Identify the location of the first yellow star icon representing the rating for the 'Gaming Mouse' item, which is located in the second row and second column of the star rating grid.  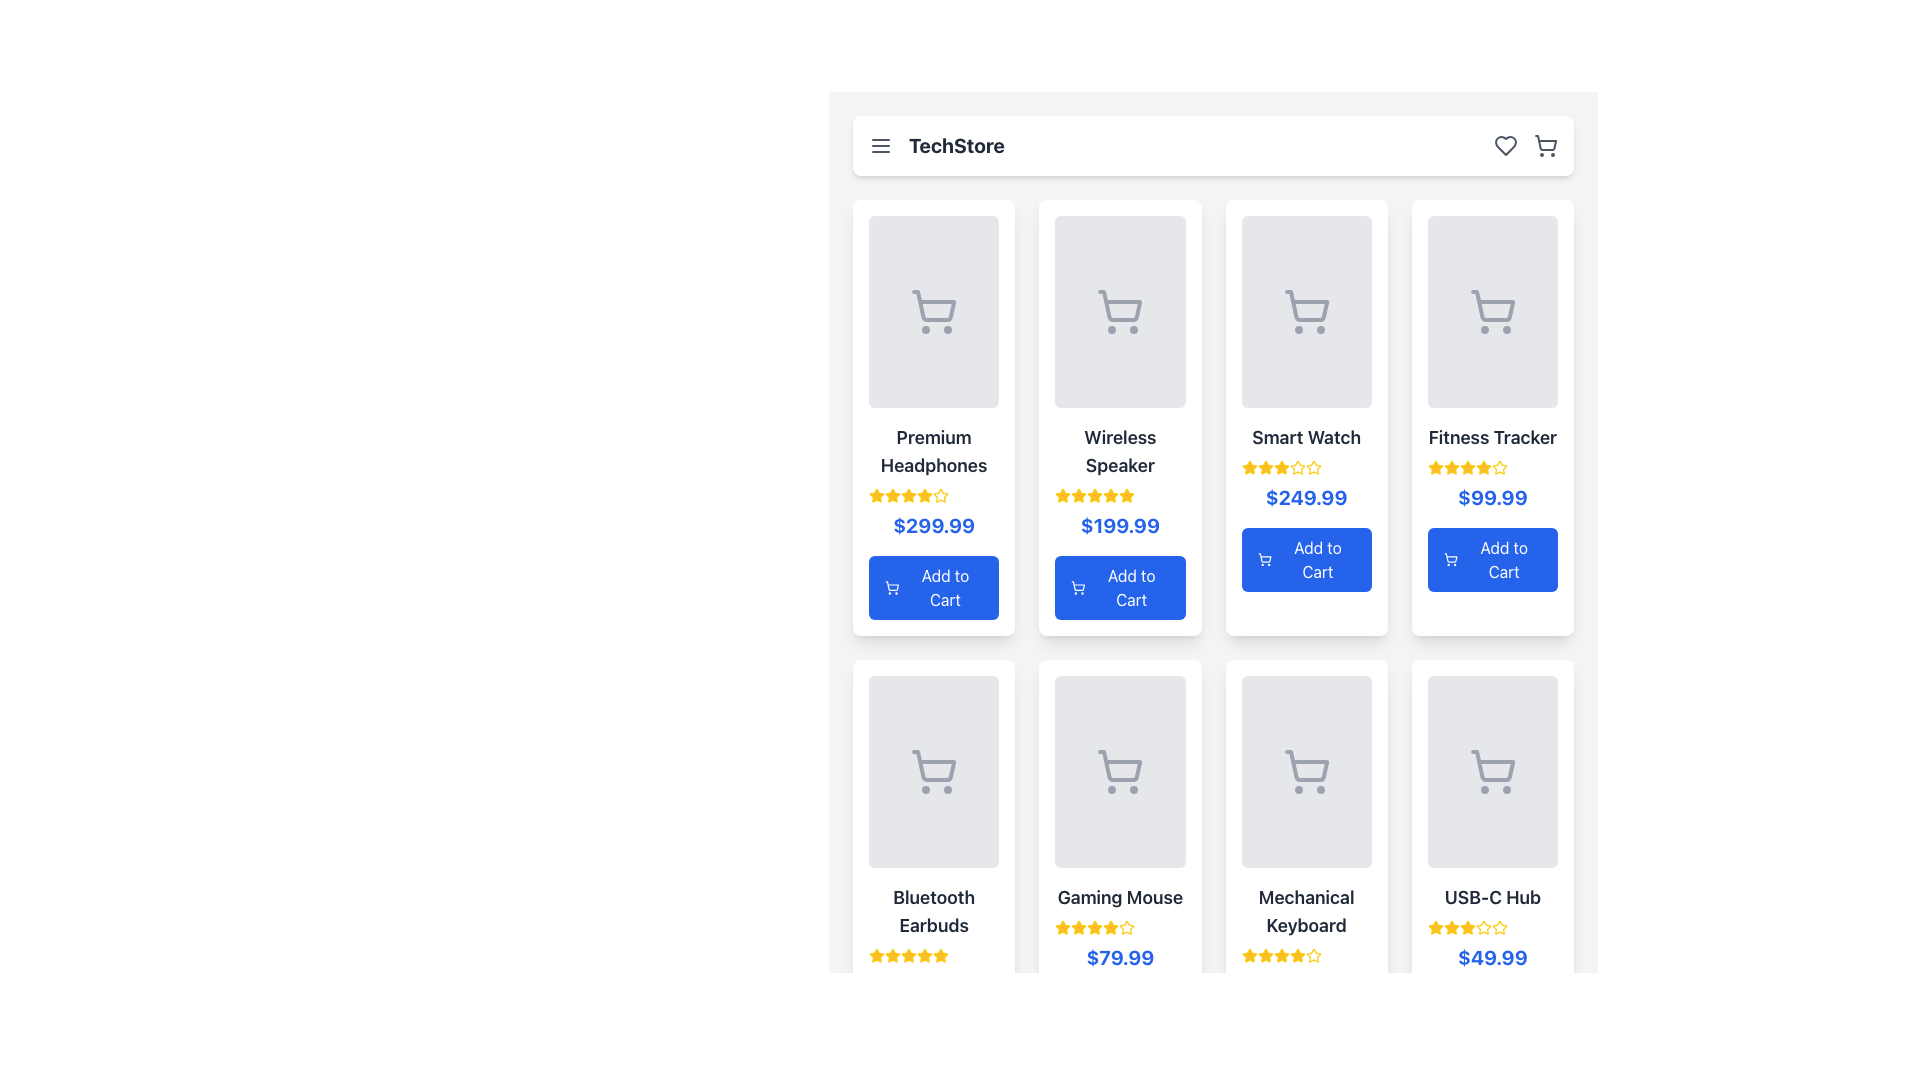
(1062, 928).